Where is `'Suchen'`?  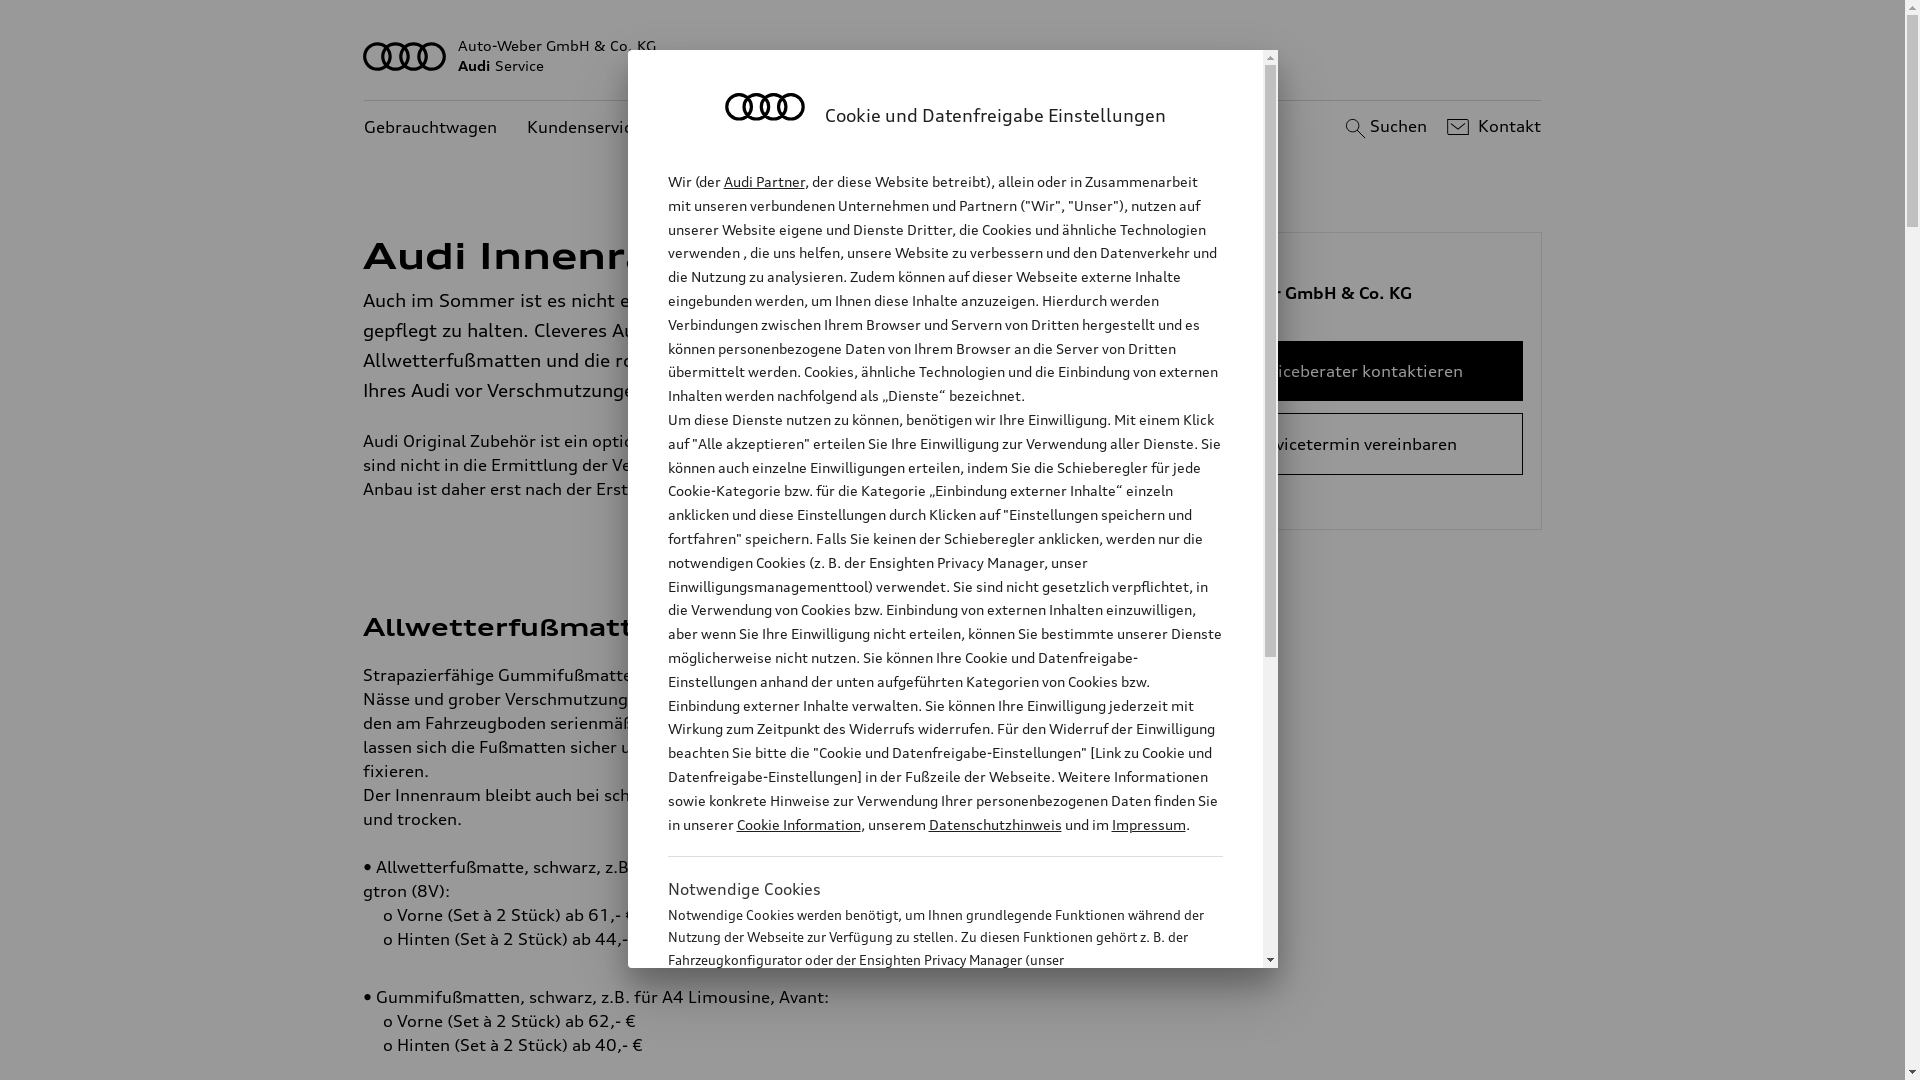 'Suchen' is located at coordinates (1382, 127).